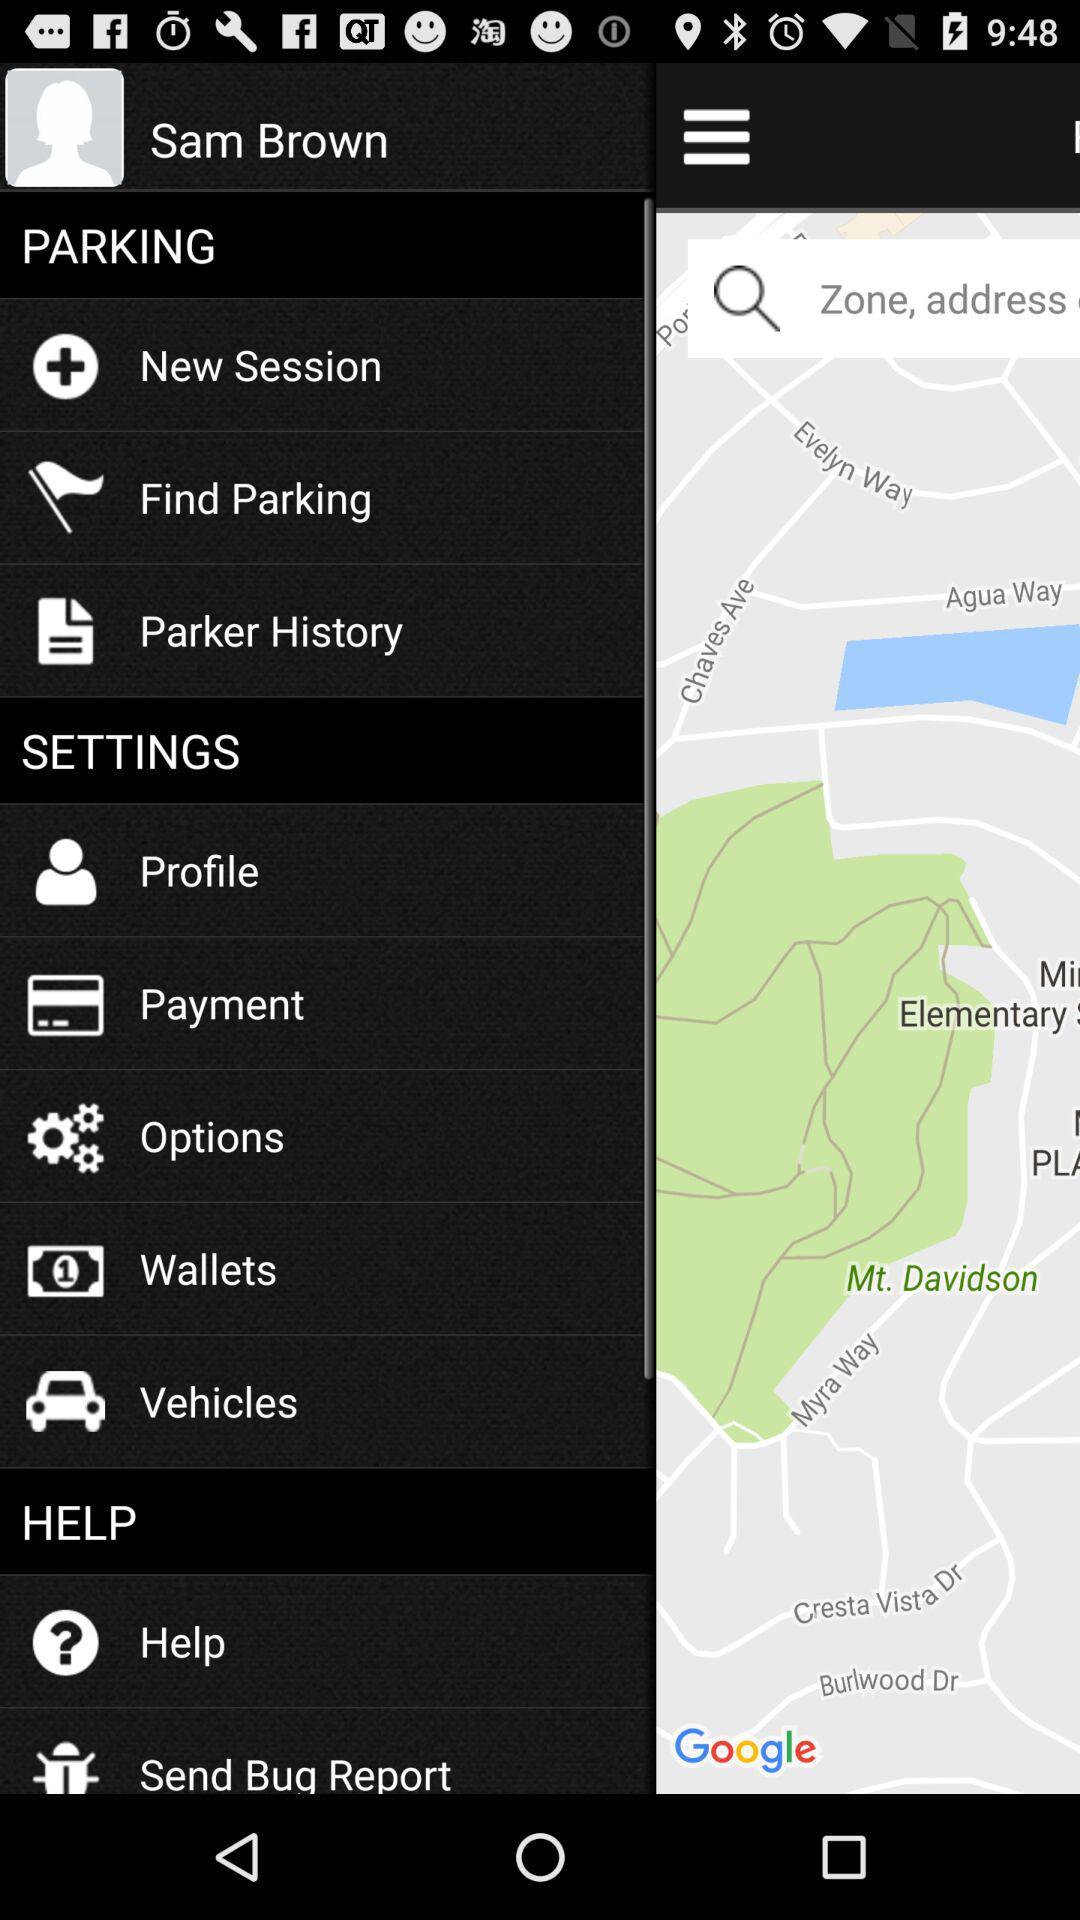  Describe the element at coordinates (64, 127) in the screenshot. I see `the icon which is left to the text sam brown` at that location.